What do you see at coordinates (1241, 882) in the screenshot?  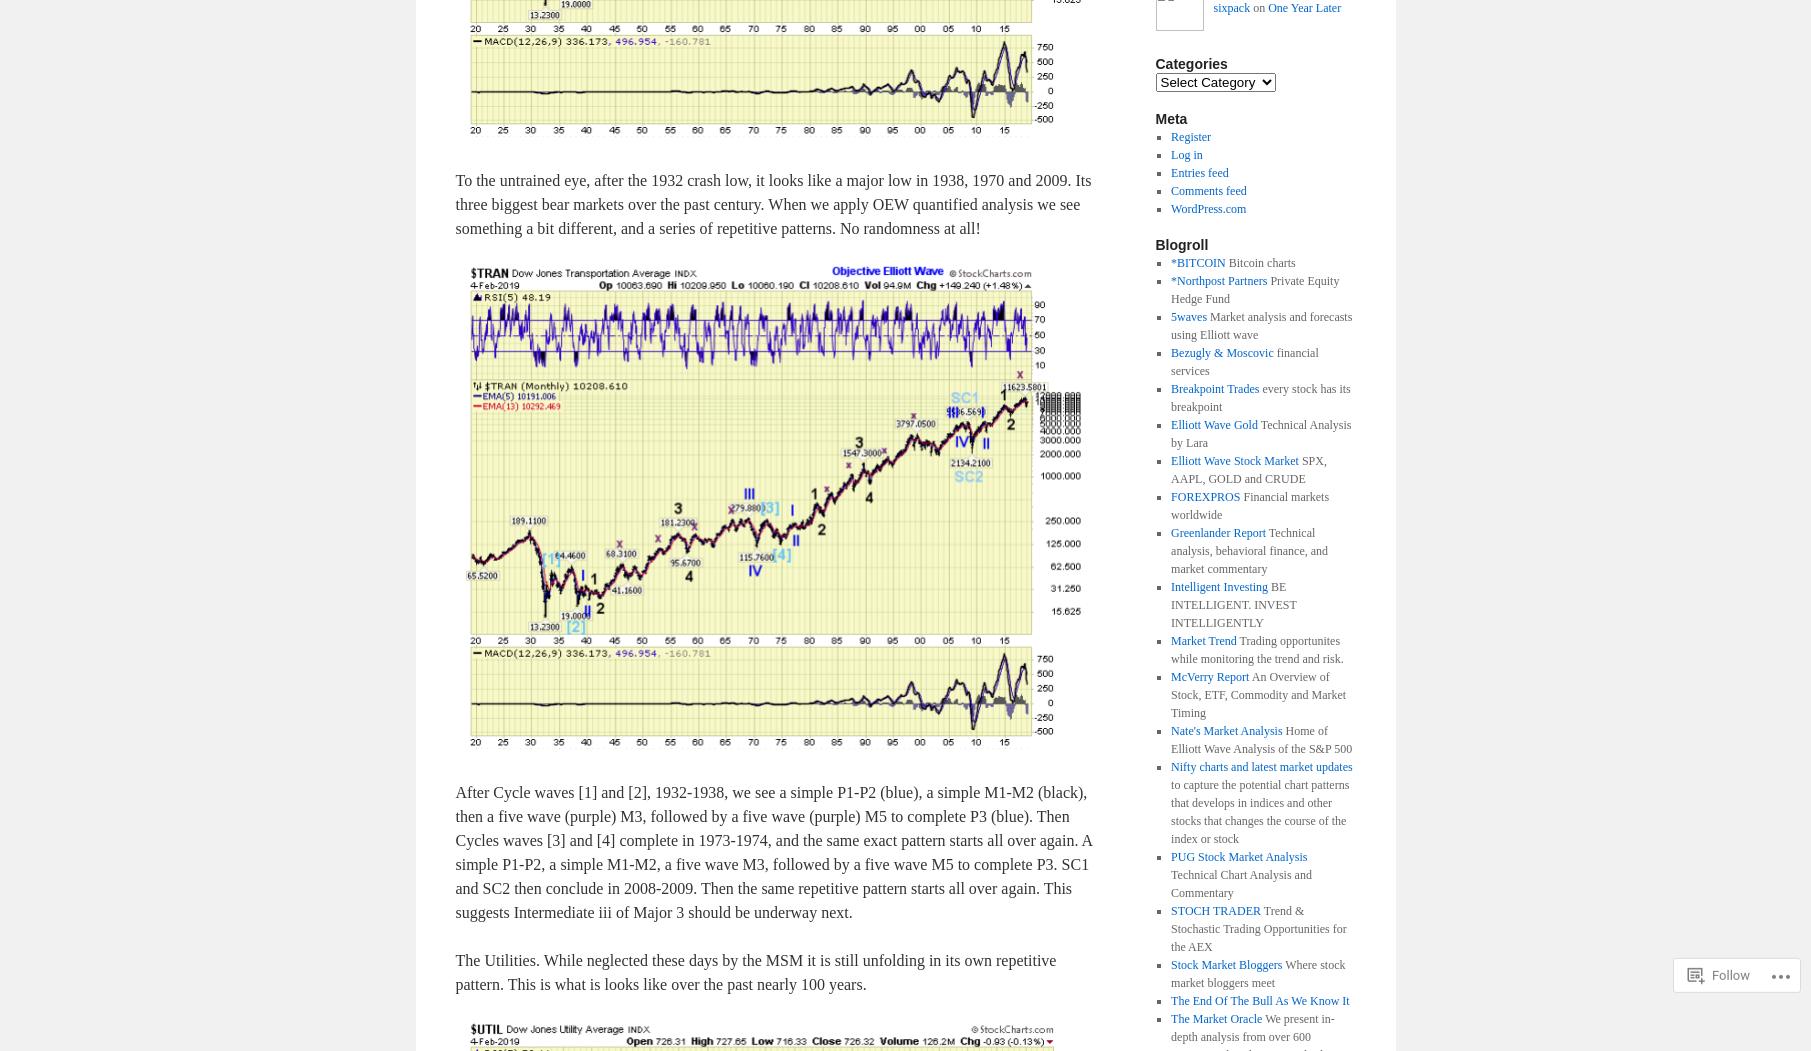 I see `'Technical Chart Analysis and Commentary'` at bounding box center [1241, 882].